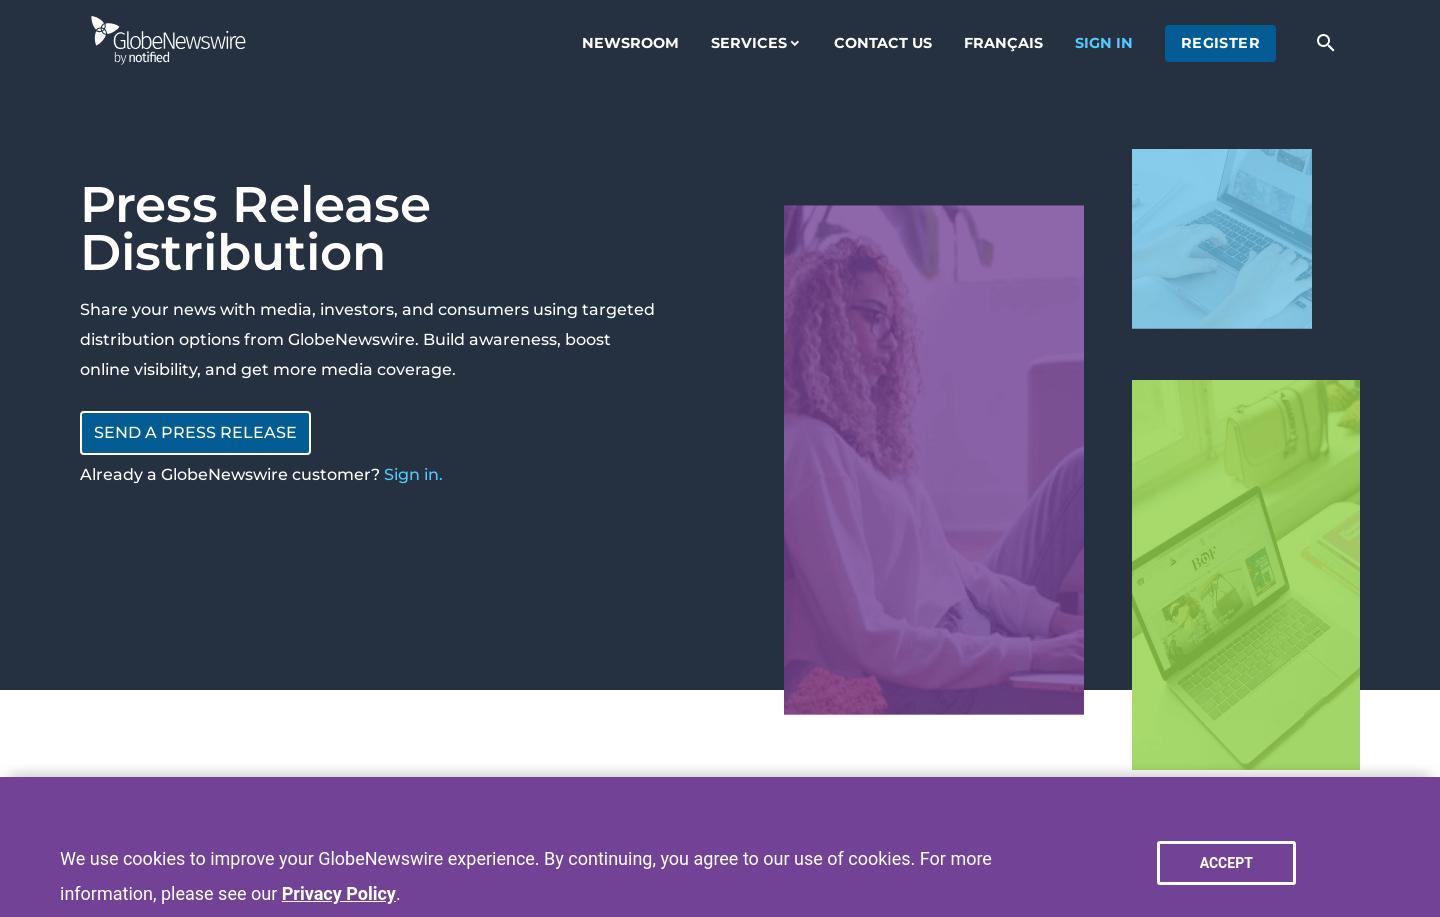 This screenshot has width=1440, height=917. I want to click on 'Sign in.', so click(383, 473).